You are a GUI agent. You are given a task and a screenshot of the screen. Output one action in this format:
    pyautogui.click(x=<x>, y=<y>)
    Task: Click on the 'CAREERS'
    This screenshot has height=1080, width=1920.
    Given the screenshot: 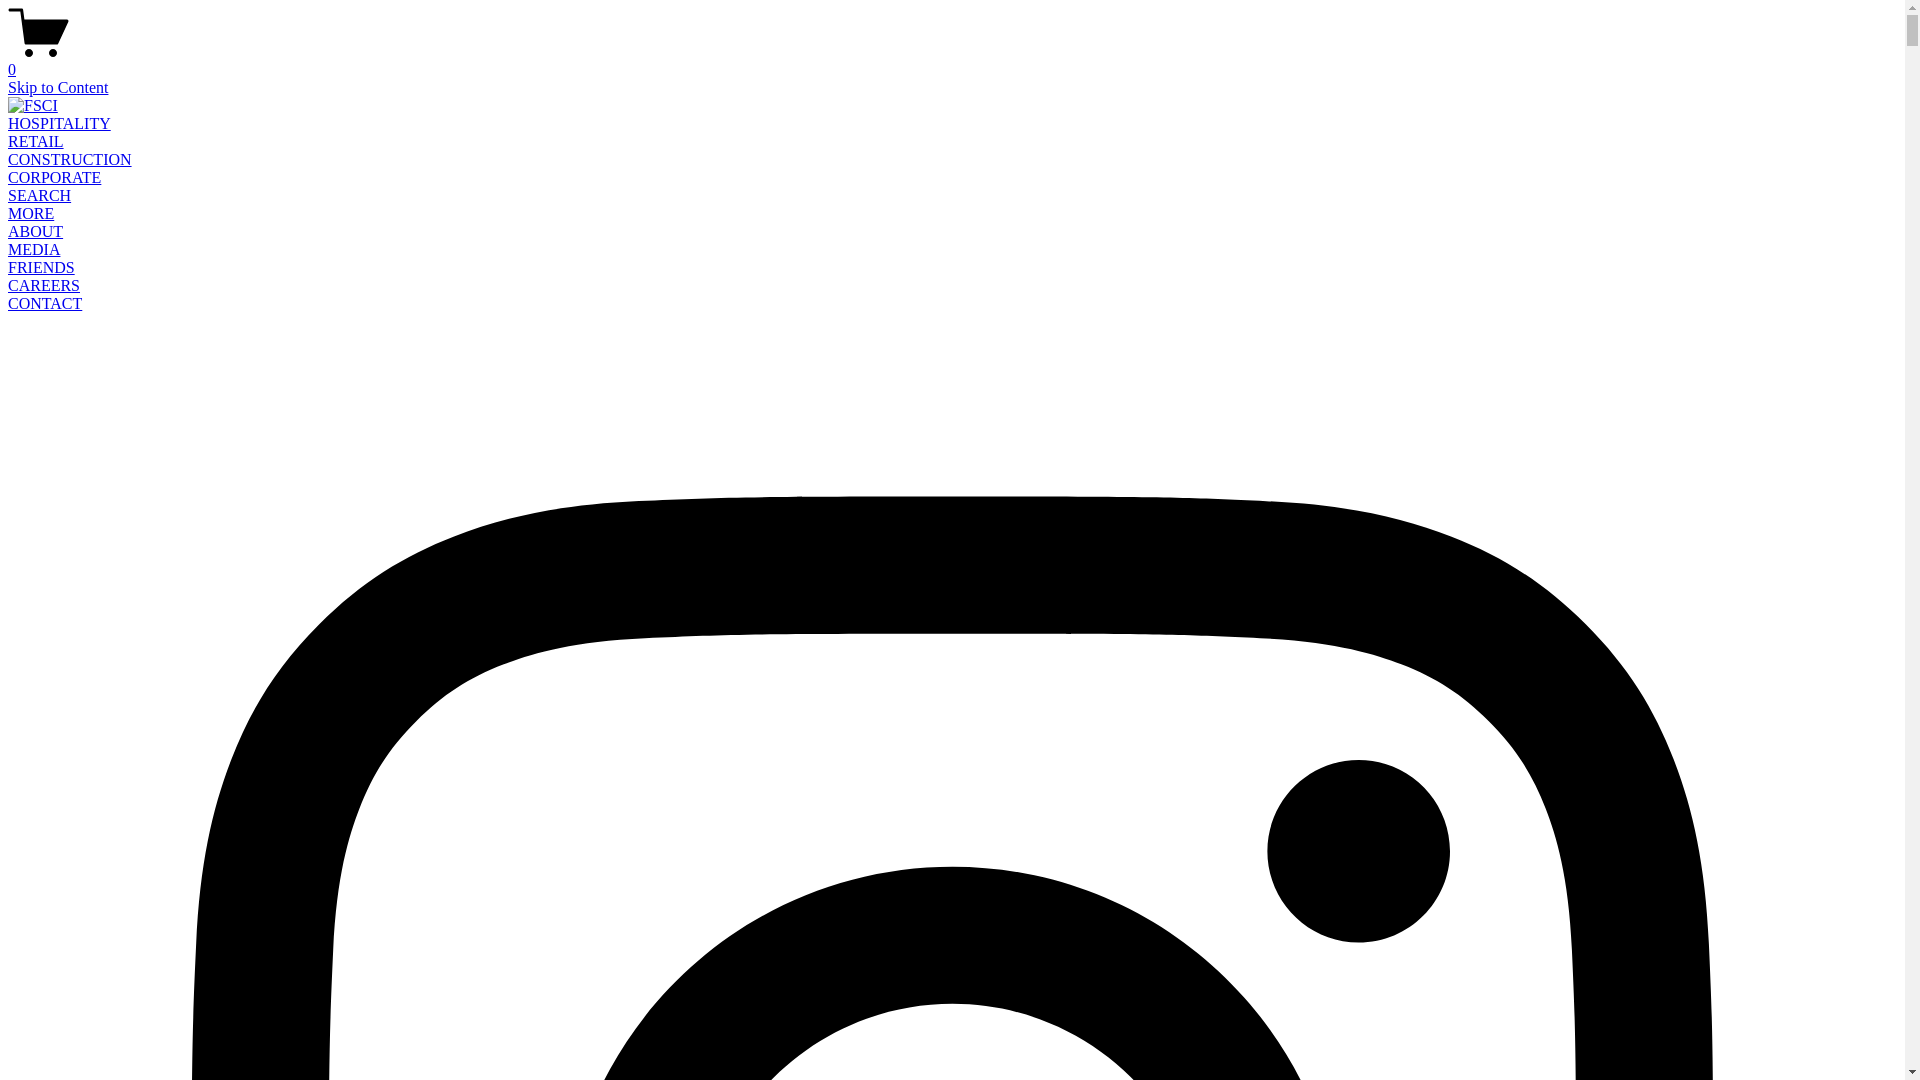 What is the action you would take?
    pyautogui.click(x=8, y=285)
    